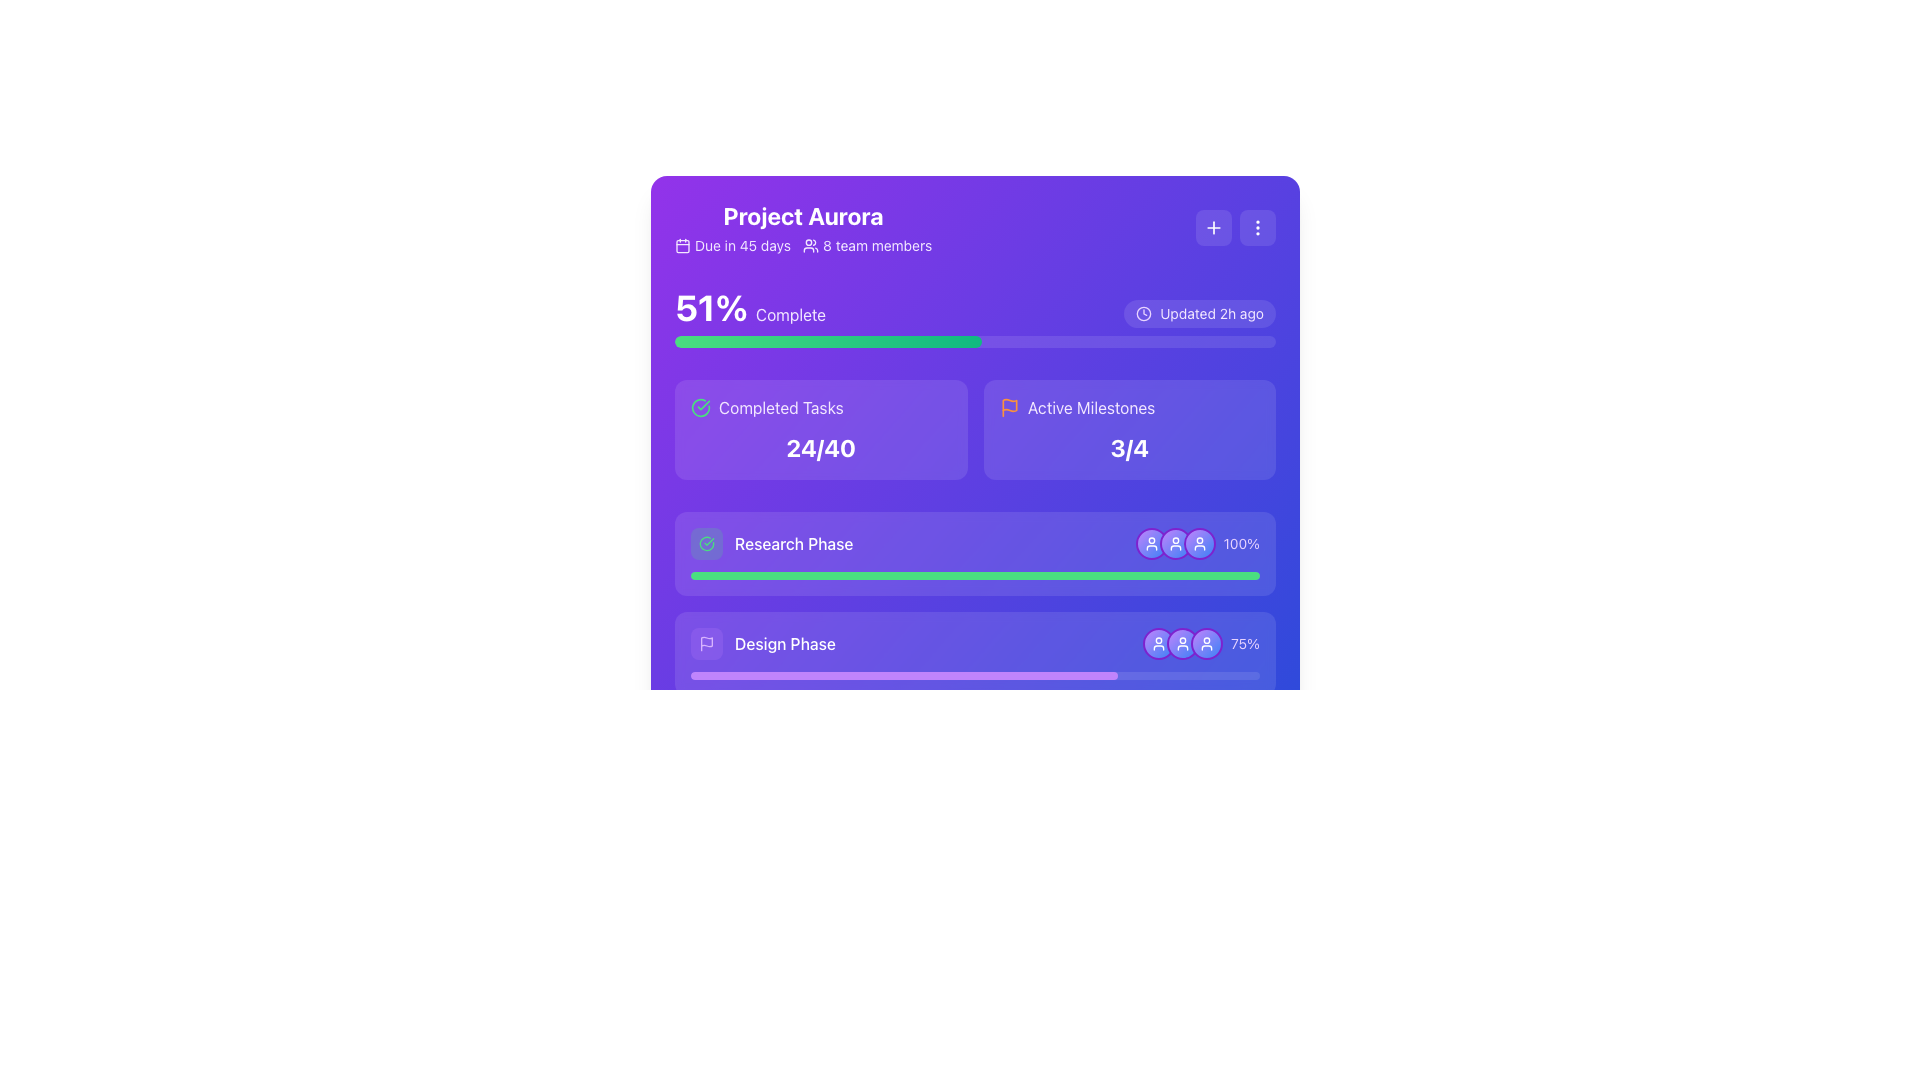 This screenshot has width=1920, height=1080. What do you see at coordinates (1213, 226) in the screenshot?
I see `the button in the top-right corner of the purple card` at bounding box center [1213, 226].